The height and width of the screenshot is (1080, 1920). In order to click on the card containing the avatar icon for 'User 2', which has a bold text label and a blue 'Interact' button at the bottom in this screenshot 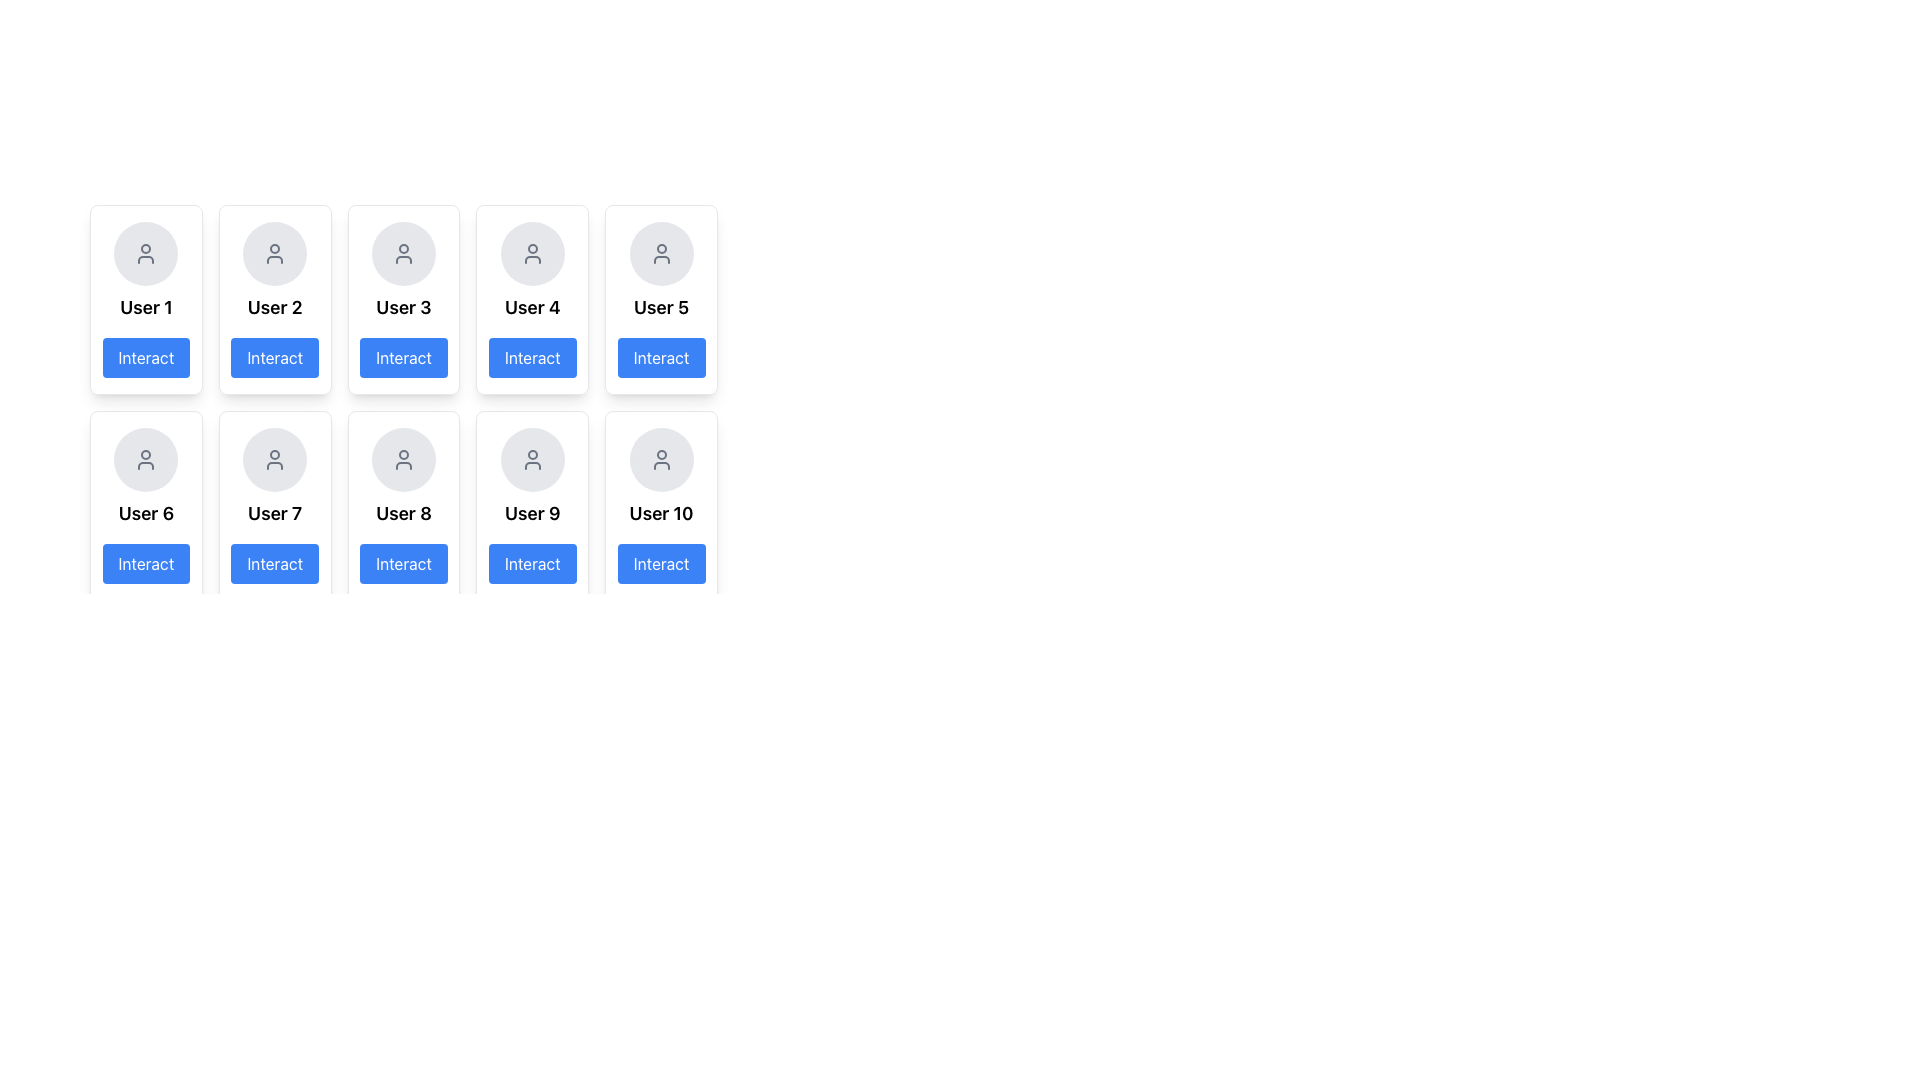, I will do `click(274, 300)`.